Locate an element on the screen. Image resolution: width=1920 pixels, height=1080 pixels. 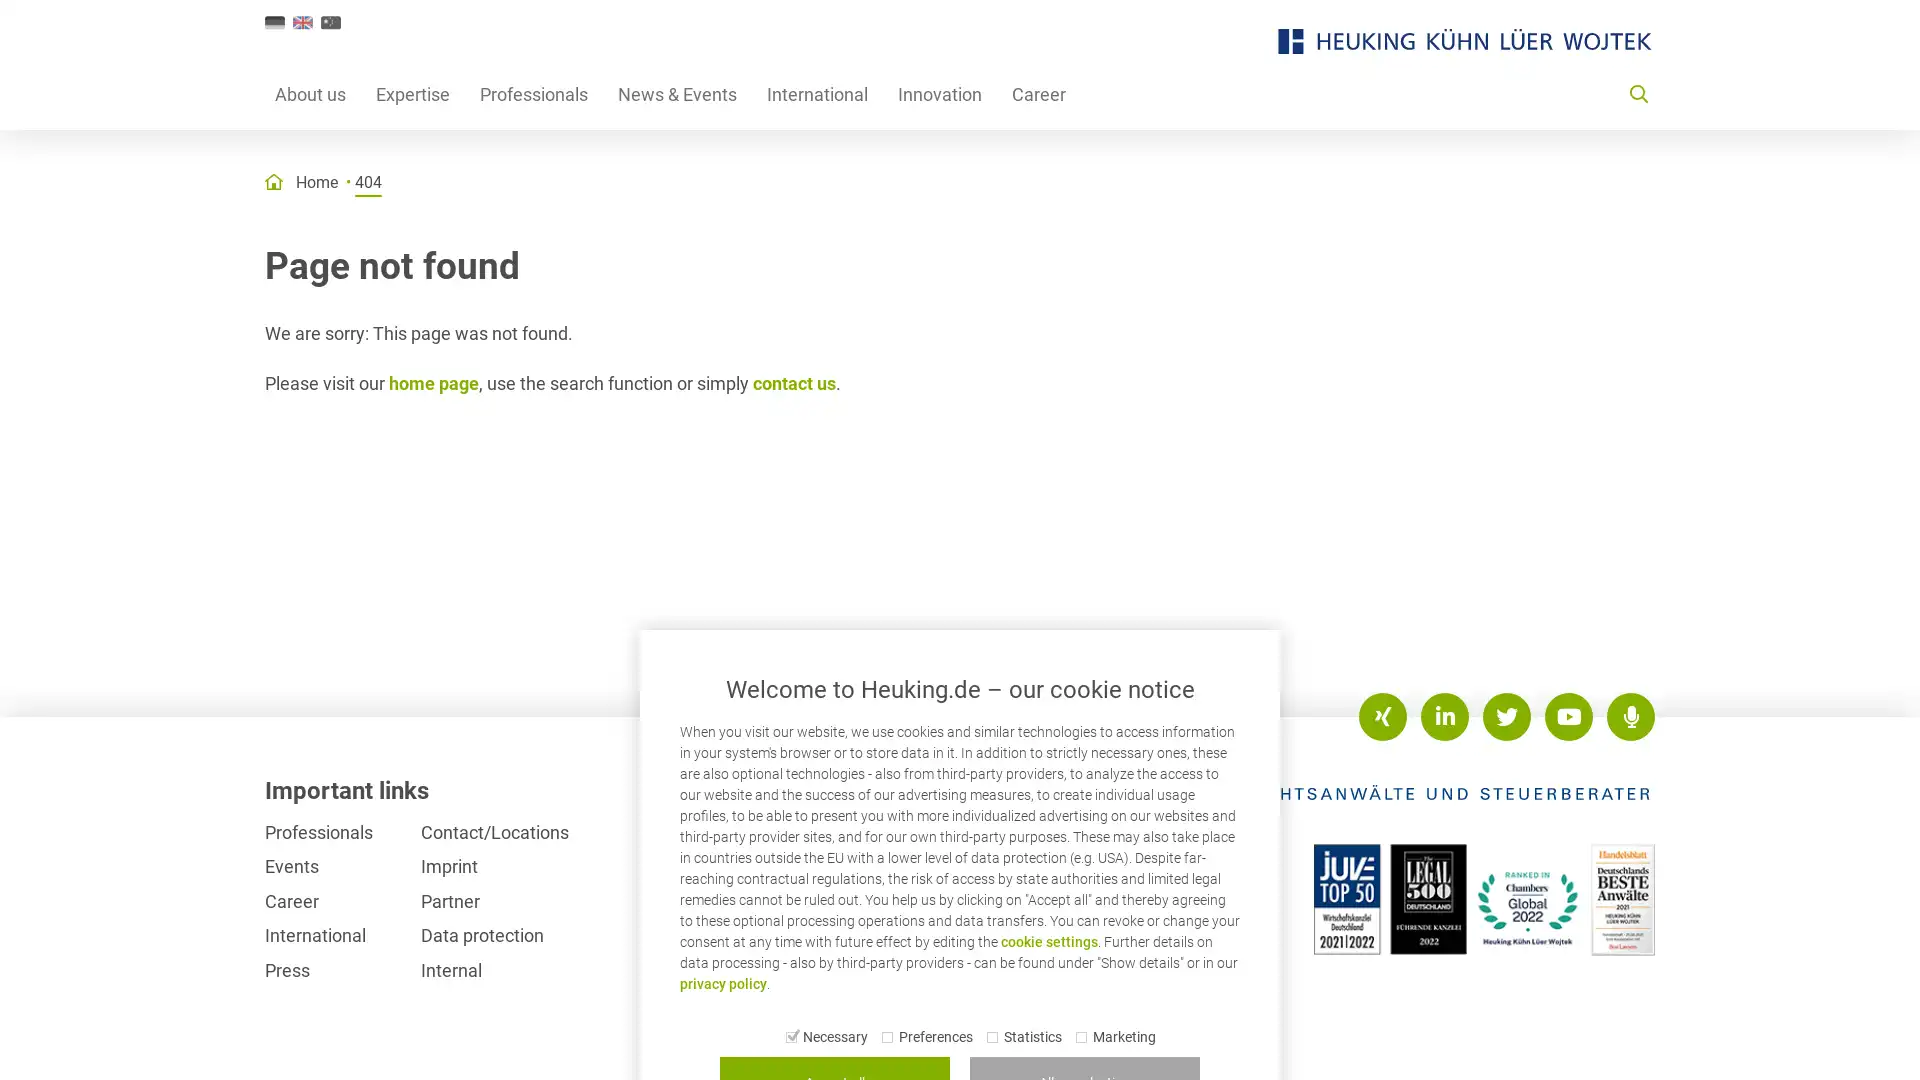
Podcasts is located at coordinates (1631, 715).